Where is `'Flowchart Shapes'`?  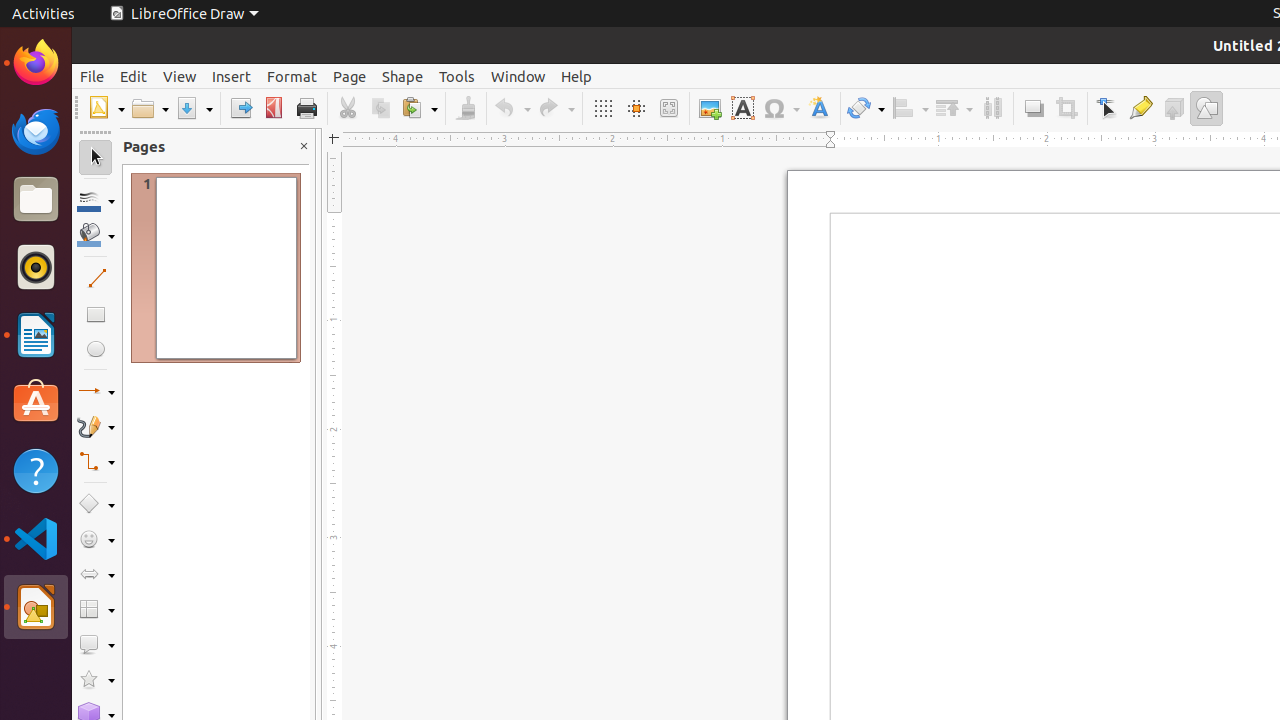 'Flowchart Shapes' is located at coordinates (95, 608).